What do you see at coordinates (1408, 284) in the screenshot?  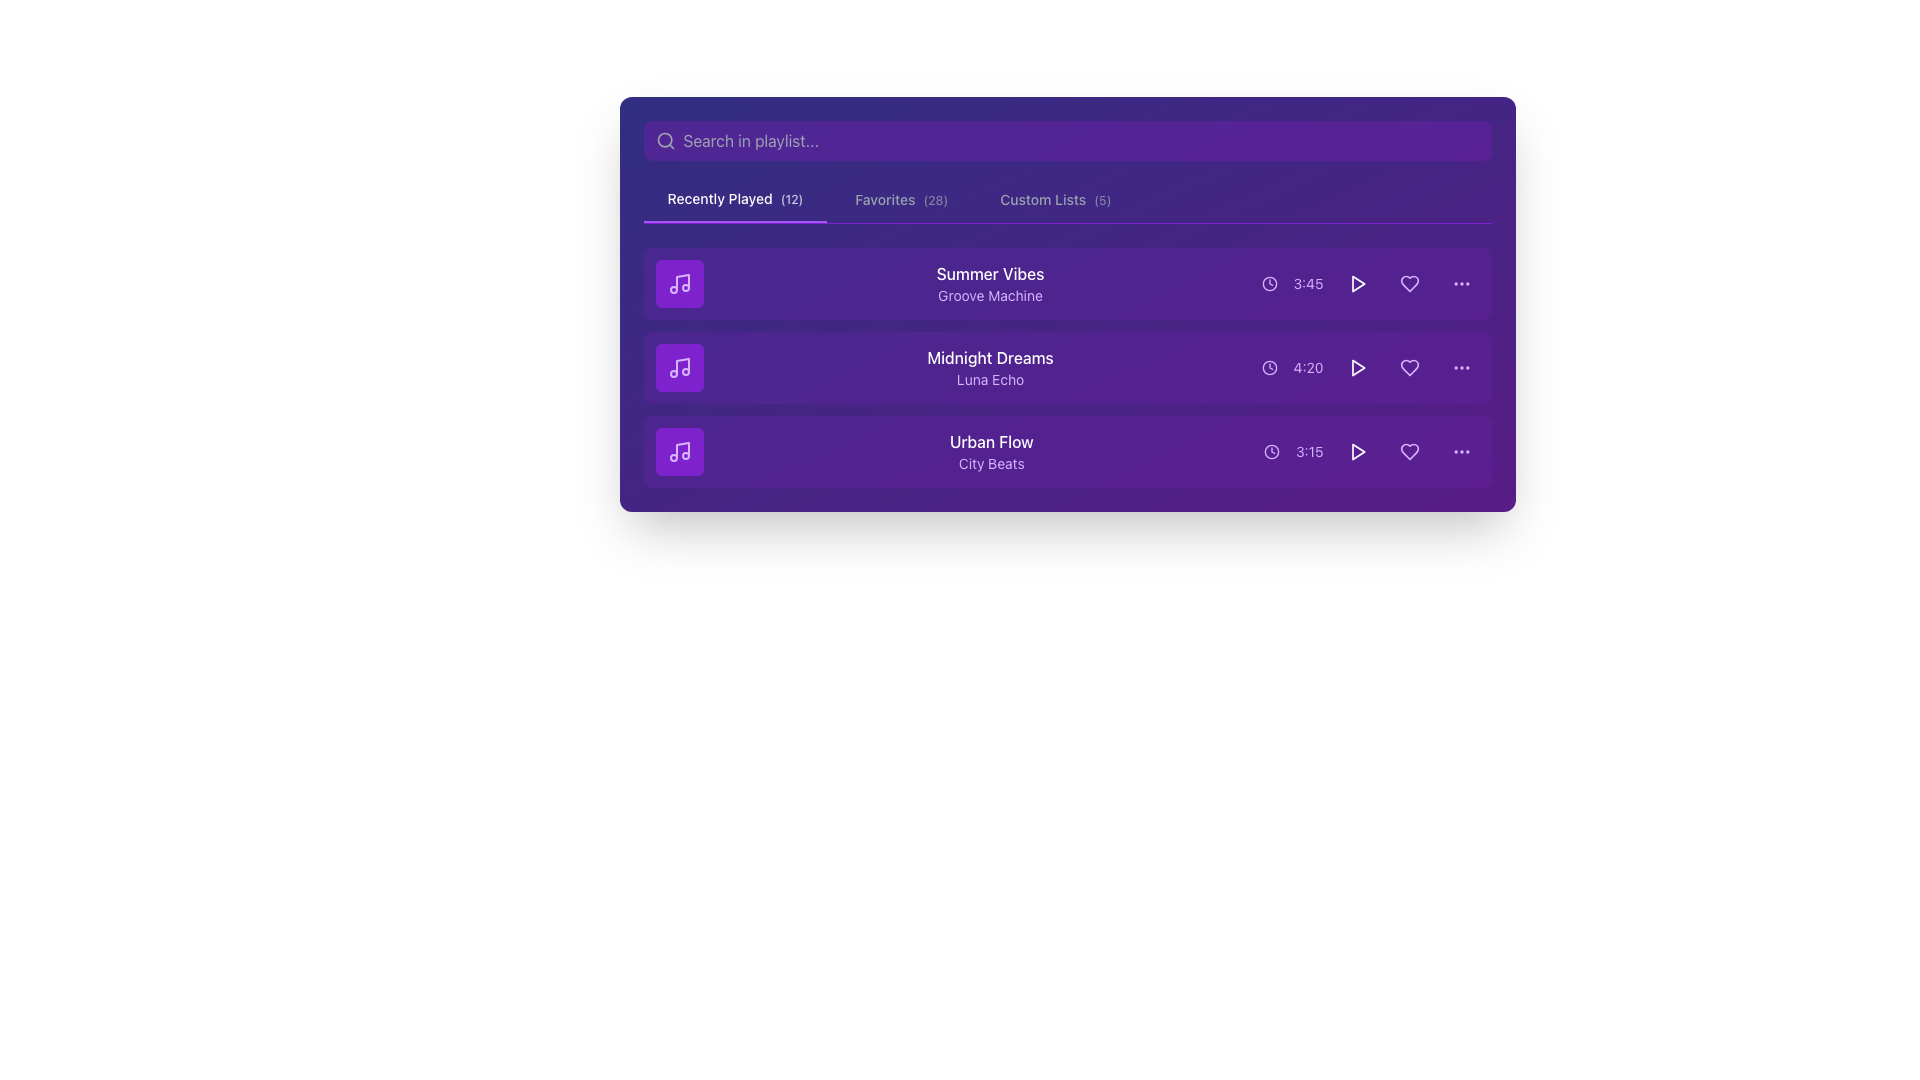 I see `the heart-shaped icon outlined in light purple to like or unlike the 'Summer Vibes' track` at bounding box center [1408, 284].